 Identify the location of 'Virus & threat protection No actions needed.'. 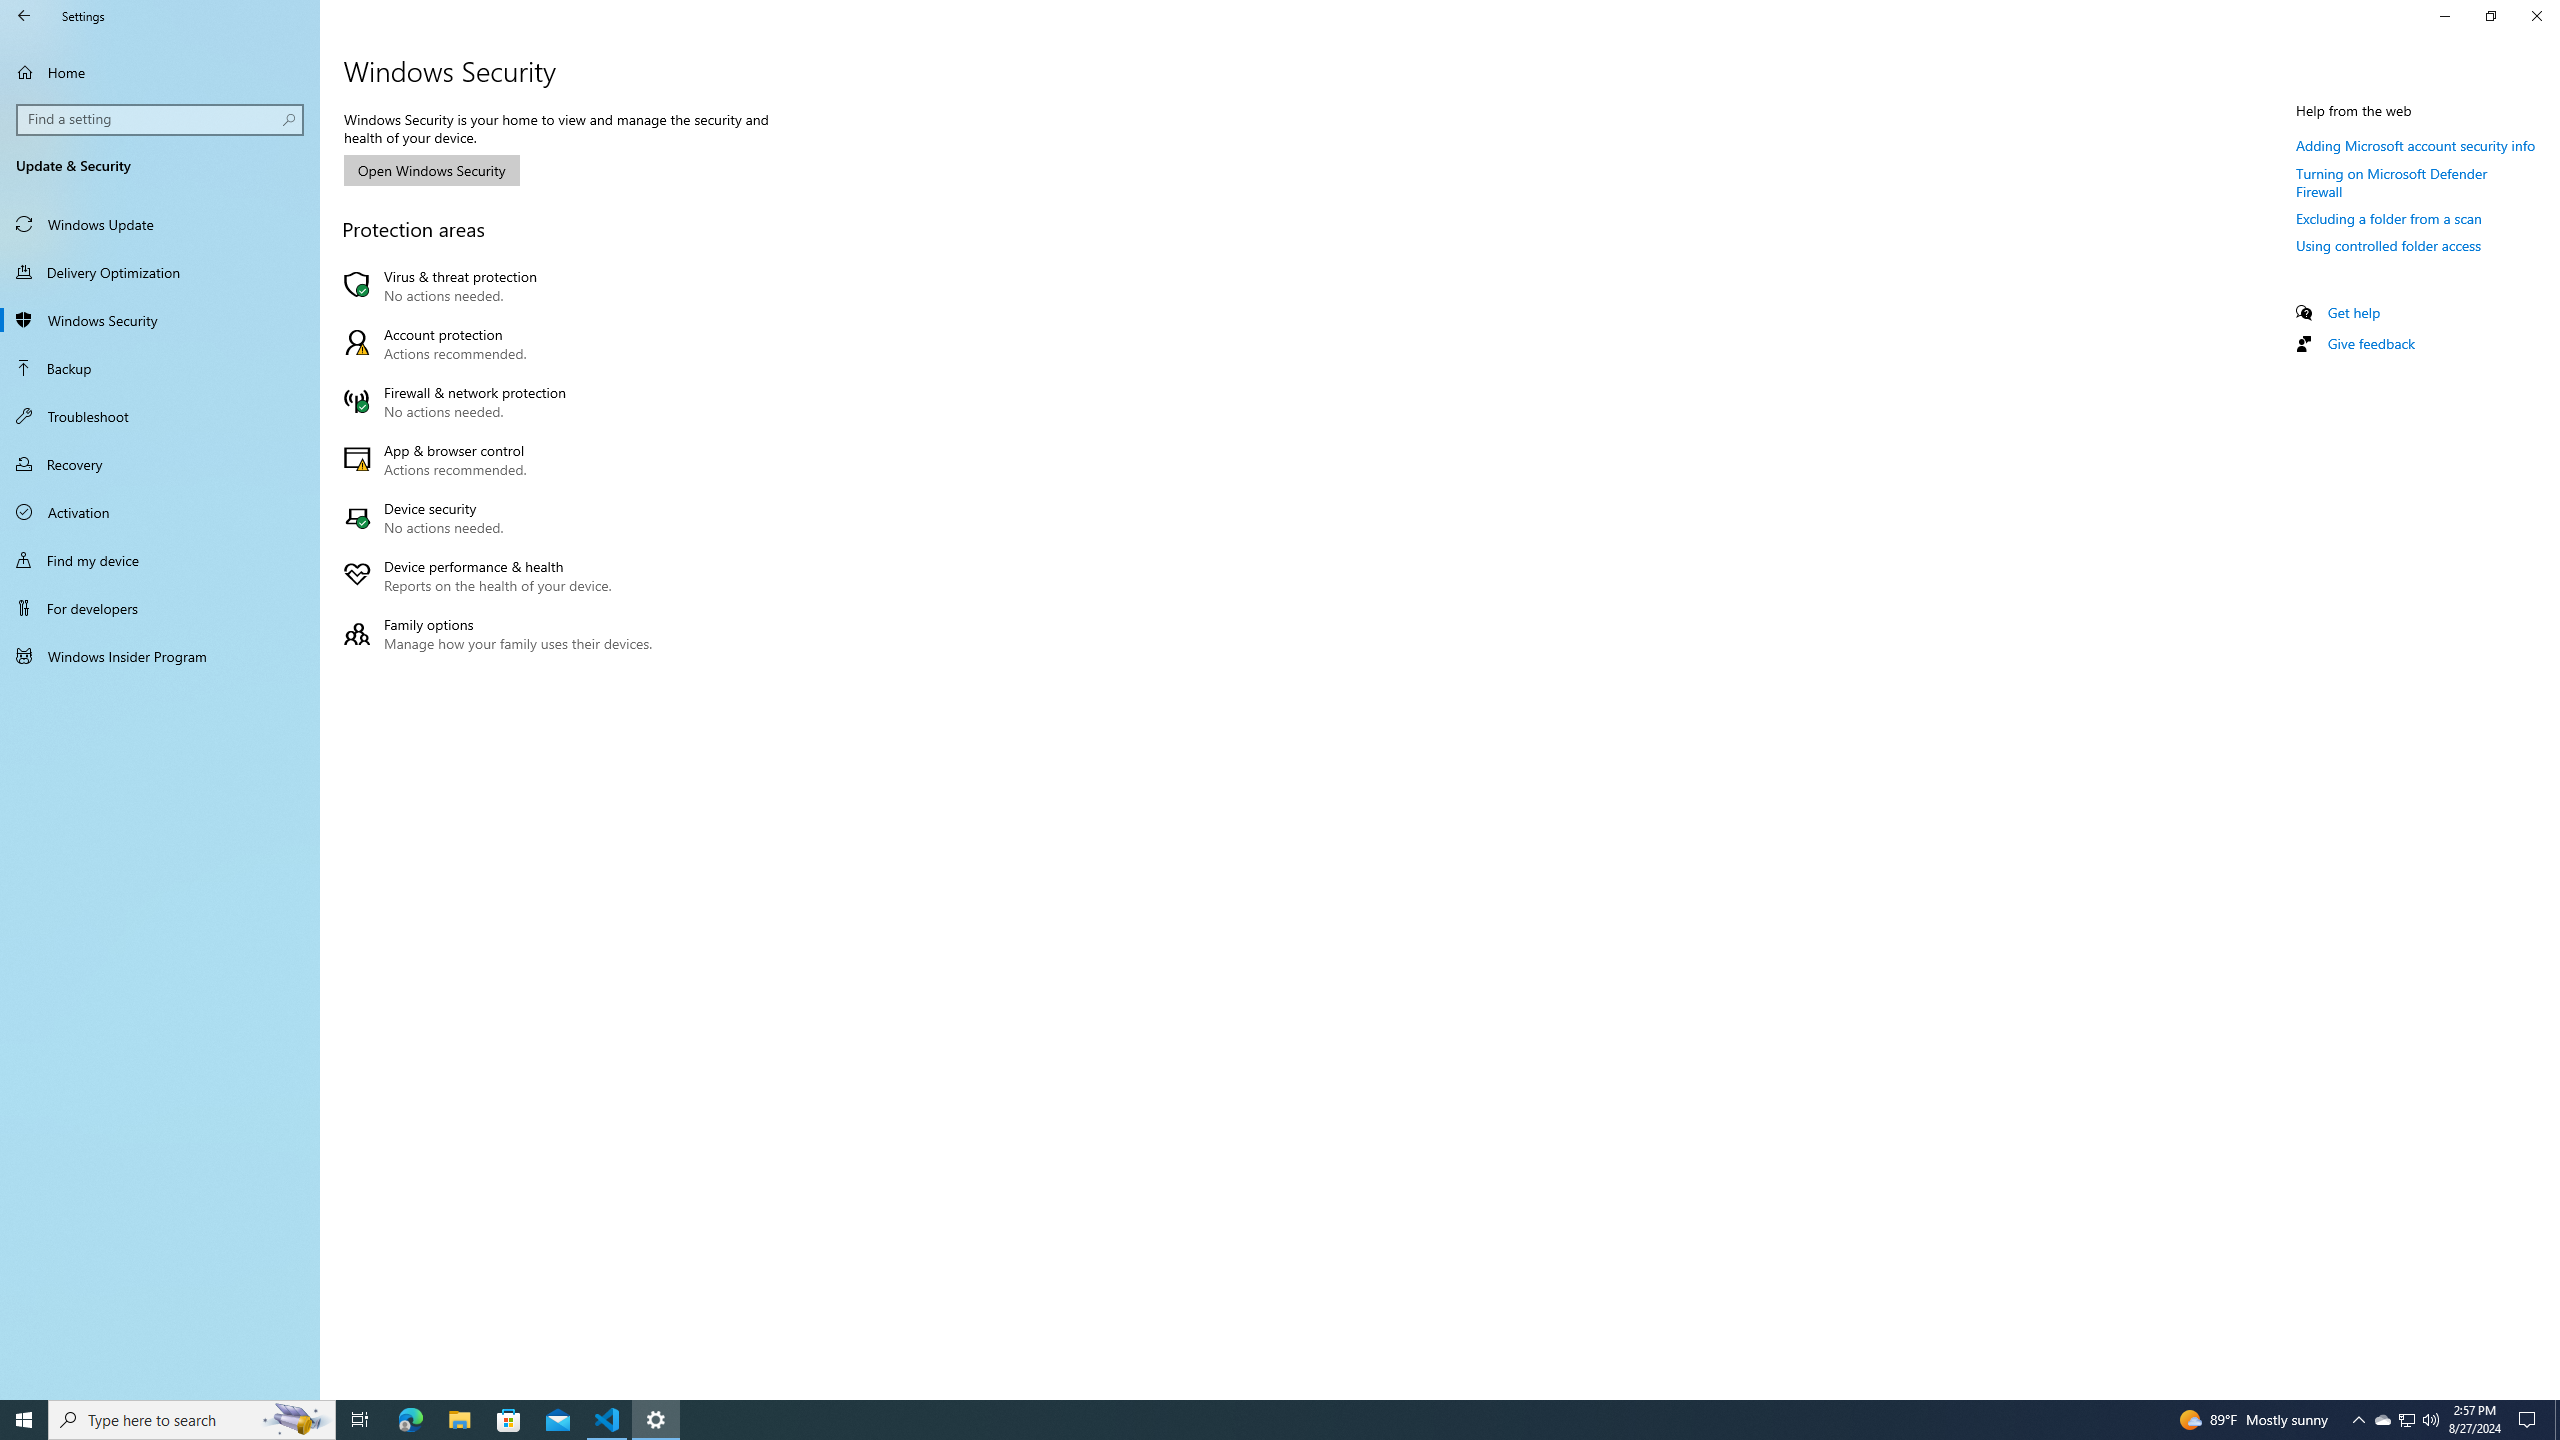
(502, 284).